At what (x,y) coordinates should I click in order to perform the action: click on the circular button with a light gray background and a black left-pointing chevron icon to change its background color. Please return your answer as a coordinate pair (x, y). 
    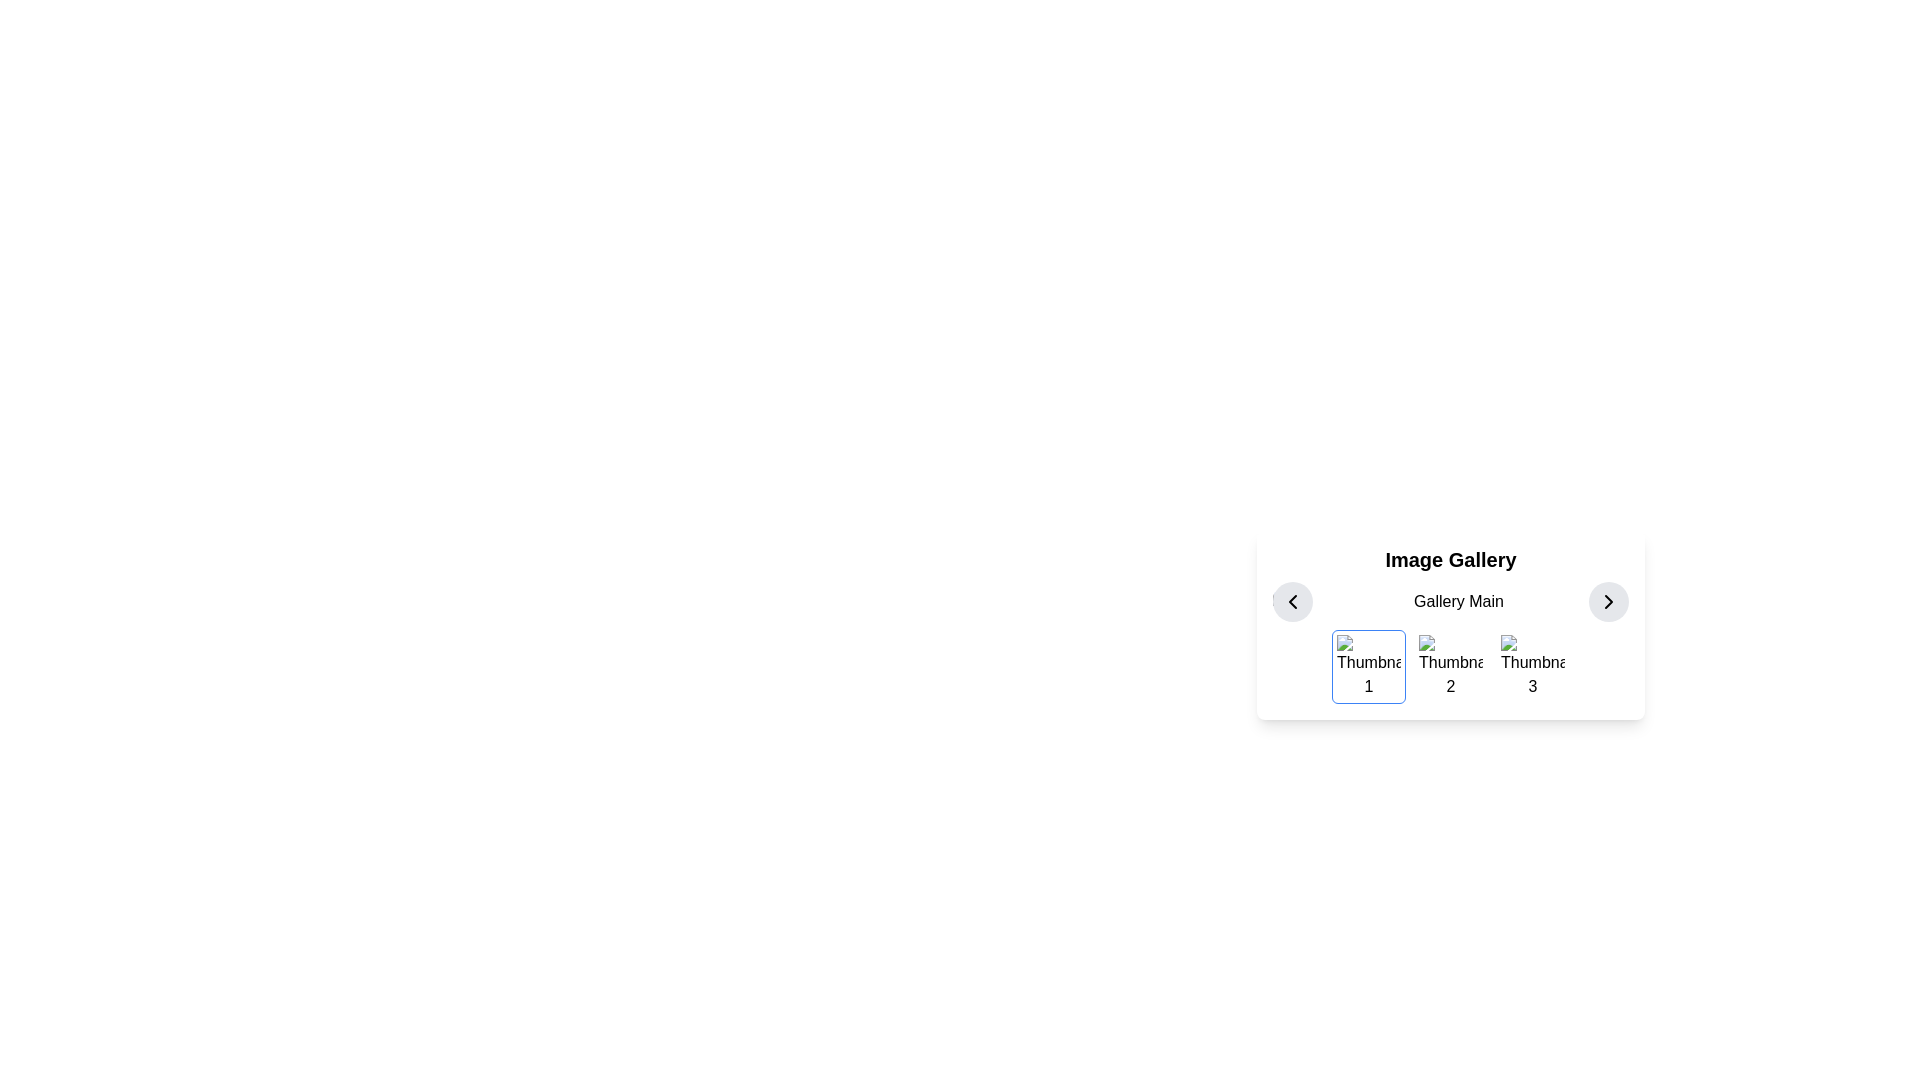
    Looking at the image, I should click on (1292, 600).